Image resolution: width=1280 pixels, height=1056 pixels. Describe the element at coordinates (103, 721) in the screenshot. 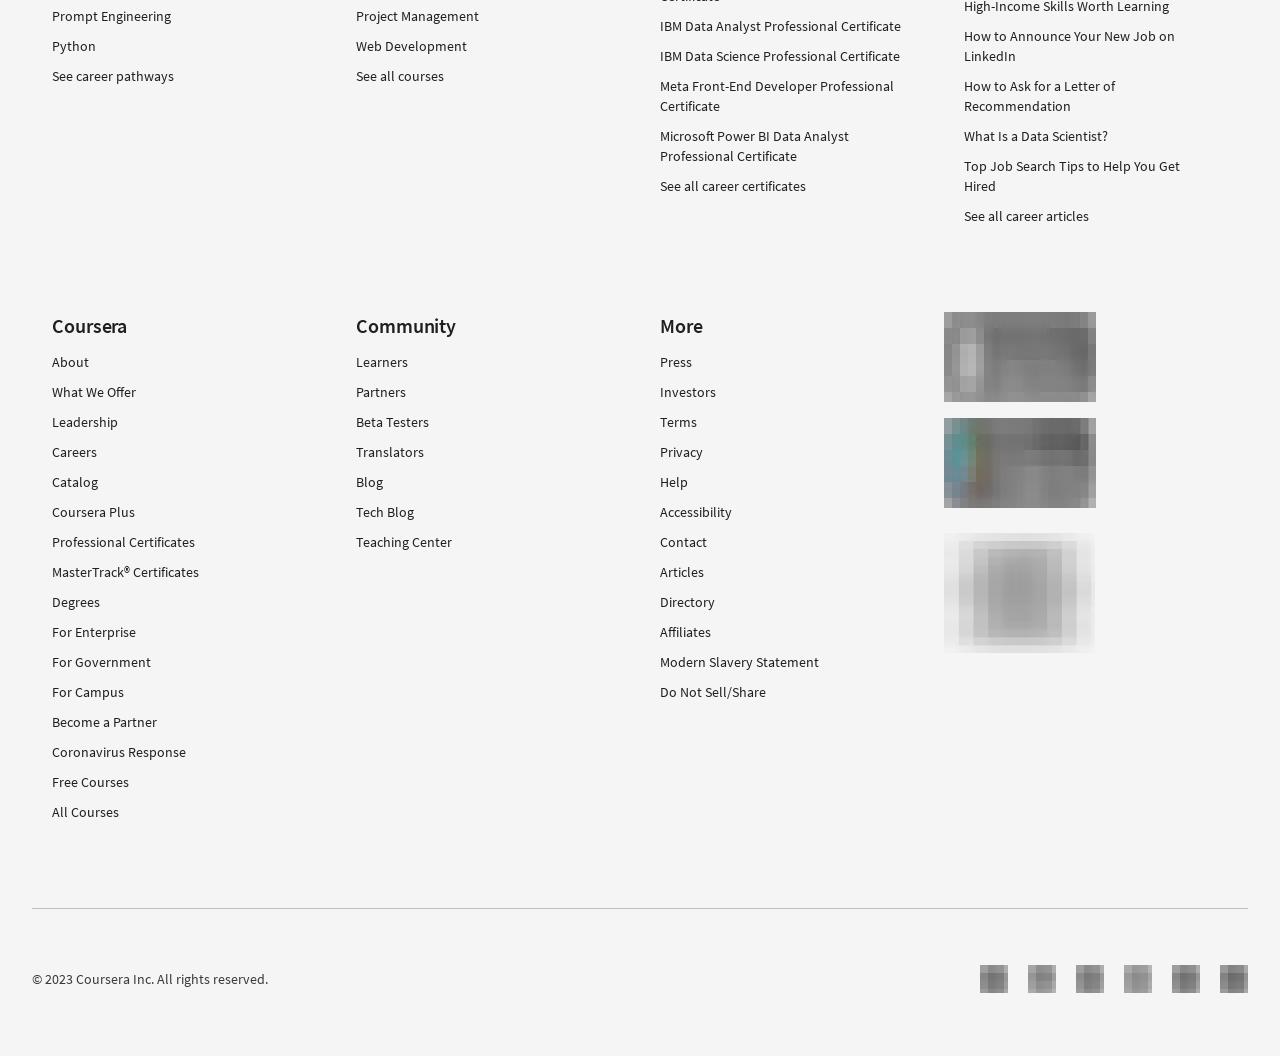

I see `'Become a Partner'` at that location.